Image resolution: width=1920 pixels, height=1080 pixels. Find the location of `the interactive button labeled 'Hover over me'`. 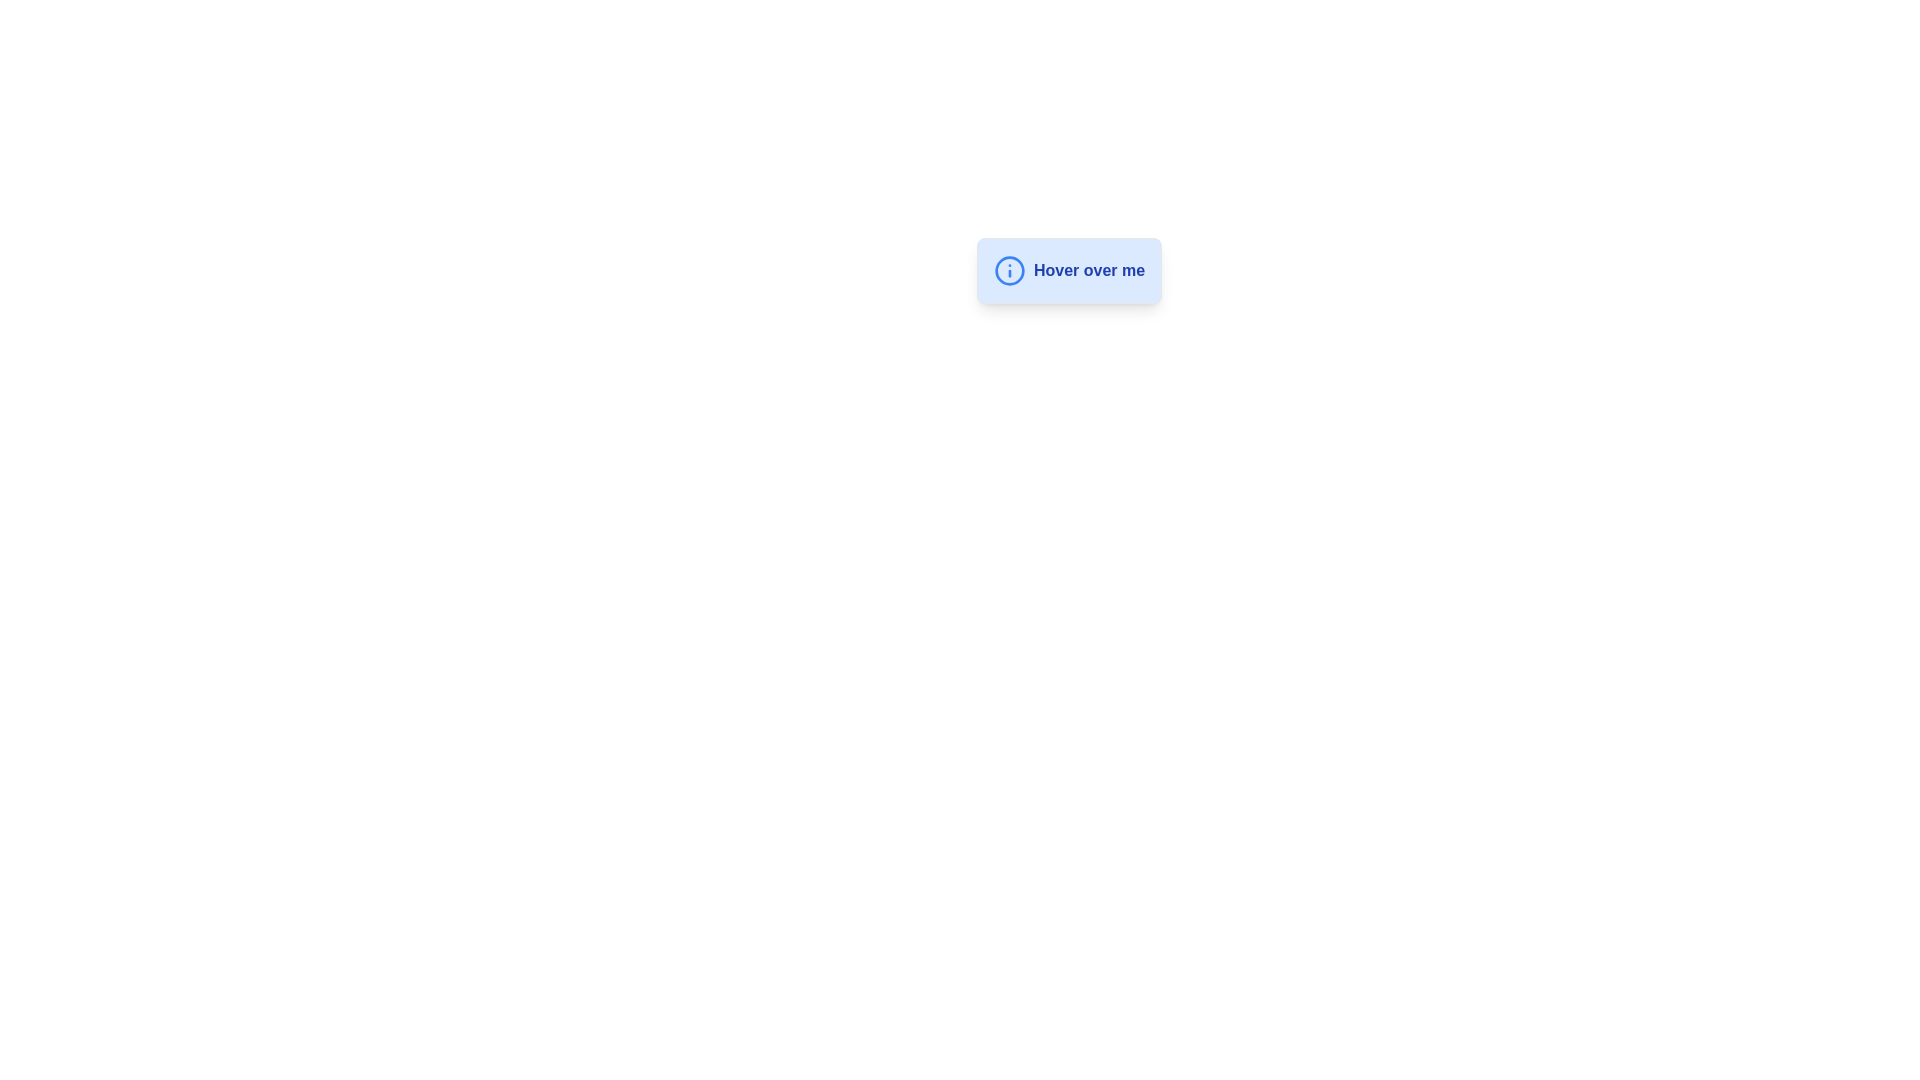

the interactive button labeled 'Hover over me' is located at coordinates (1068, 270).